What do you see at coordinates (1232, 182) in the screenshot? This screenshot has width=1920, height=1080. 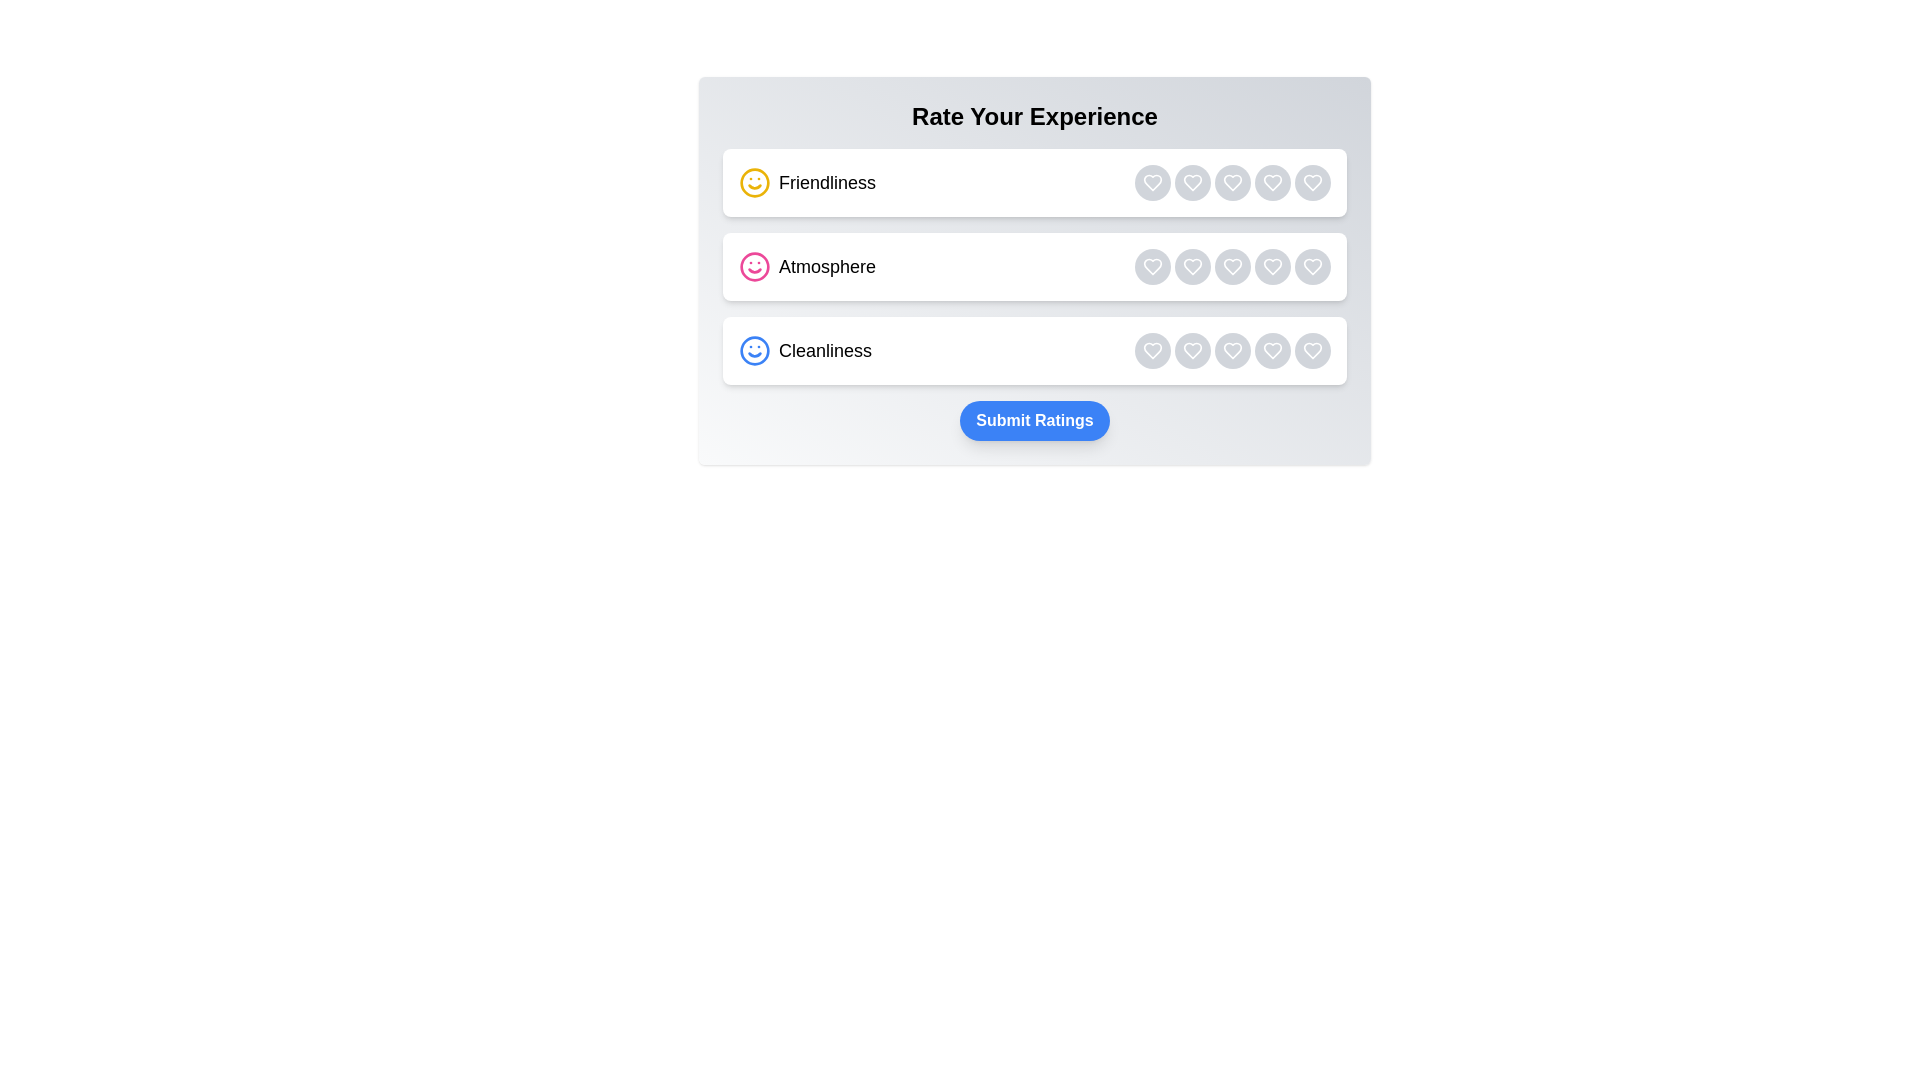 I see `the rating button for category Friendliness with rating 3` at bounding box center [1232, 182].